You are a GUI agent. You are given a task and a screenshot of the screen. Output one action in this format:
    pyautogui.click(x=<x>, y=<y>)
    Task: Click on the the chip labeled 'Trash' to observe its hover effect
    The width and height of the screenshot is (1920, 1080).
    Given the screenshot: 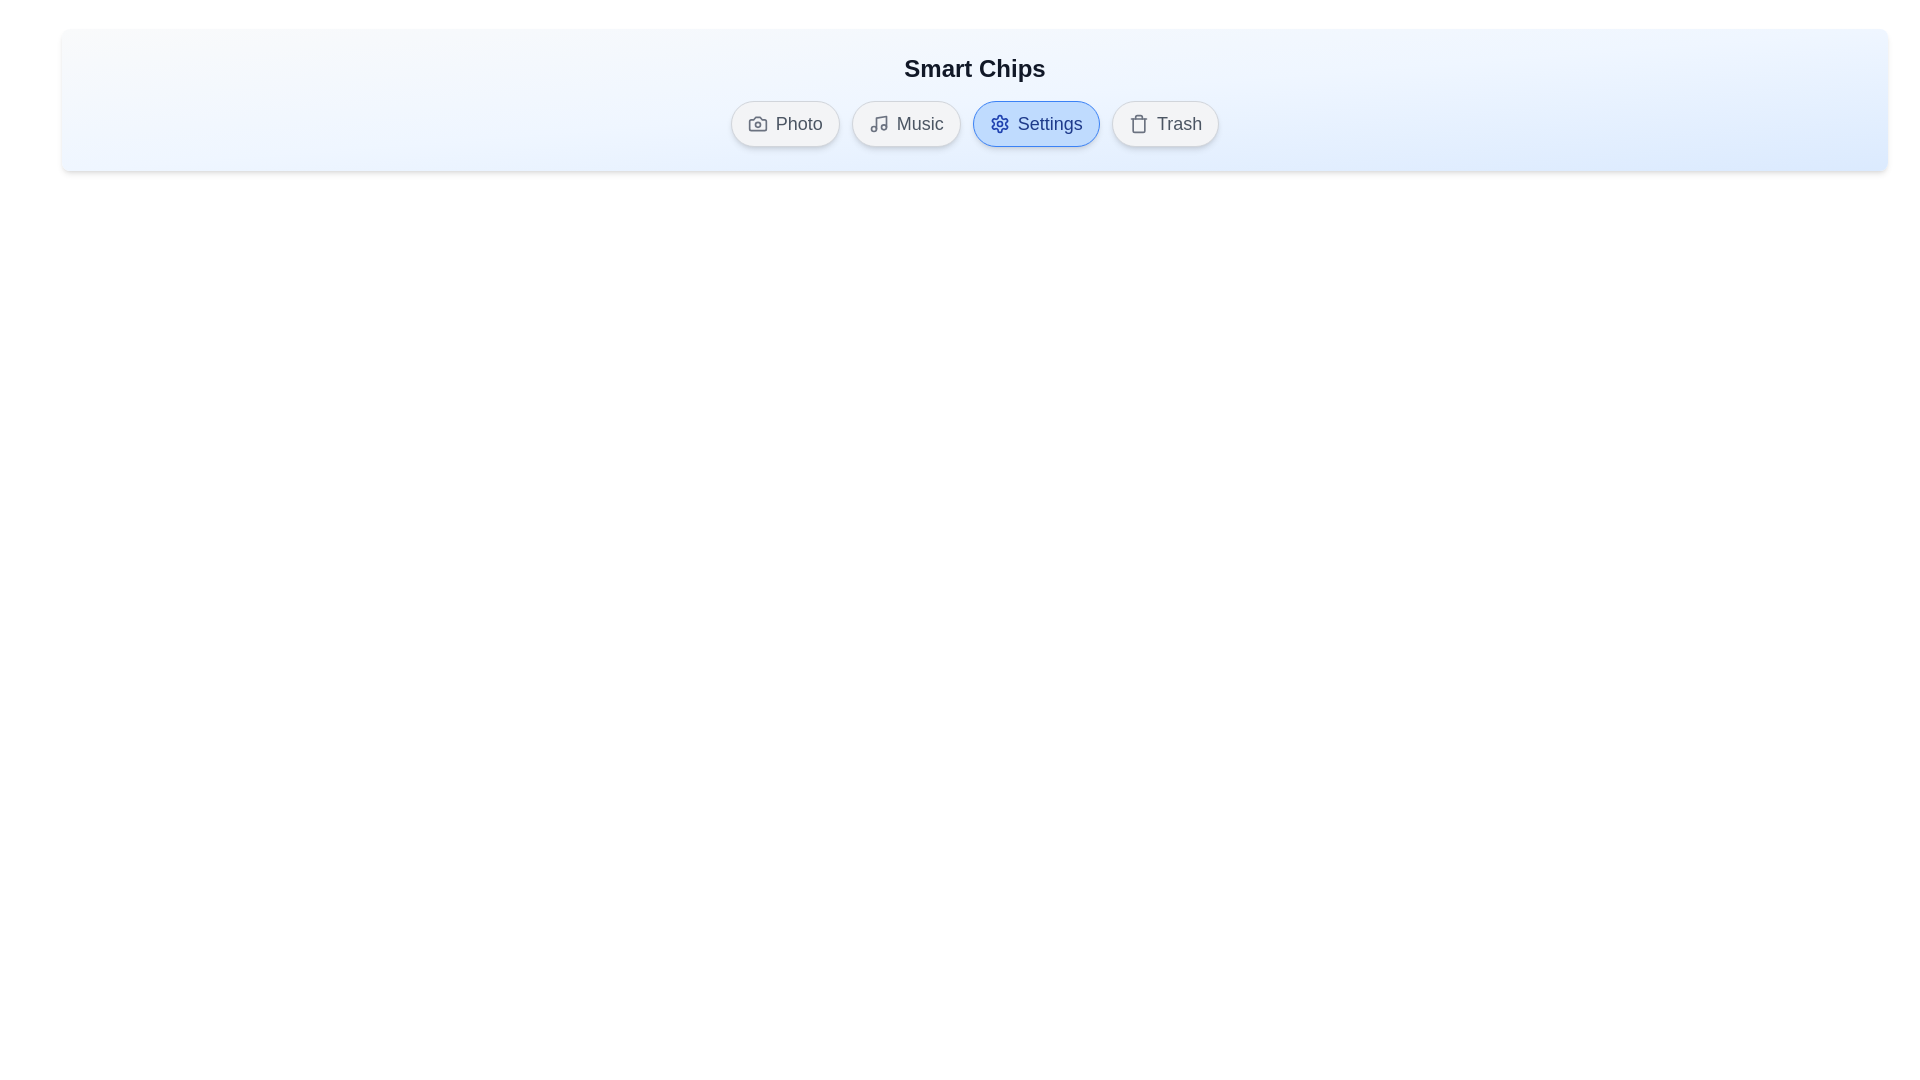 What is the action you would take?
    pyautogui.click(x=1165, y=123)
    